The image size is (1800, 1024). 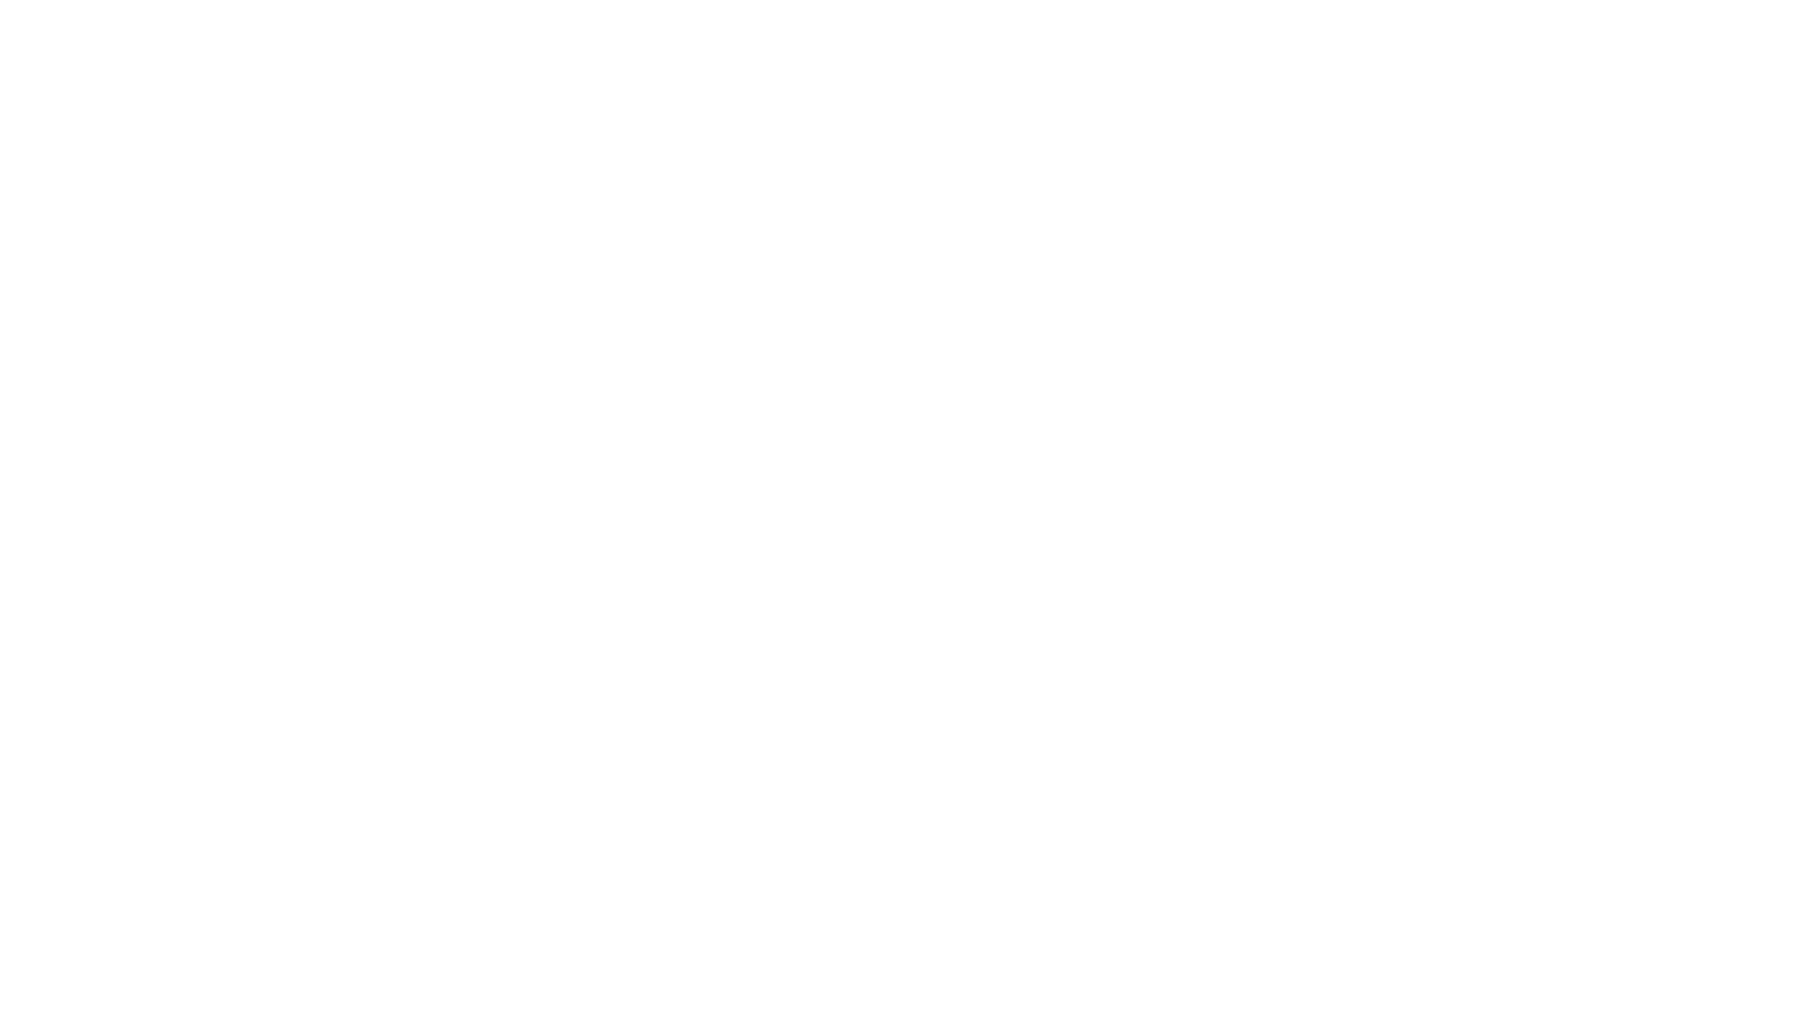 What do you see at coordinates (1154, 799) in the screenshot?
I see `'0'` at bounding box center [1154, 799].